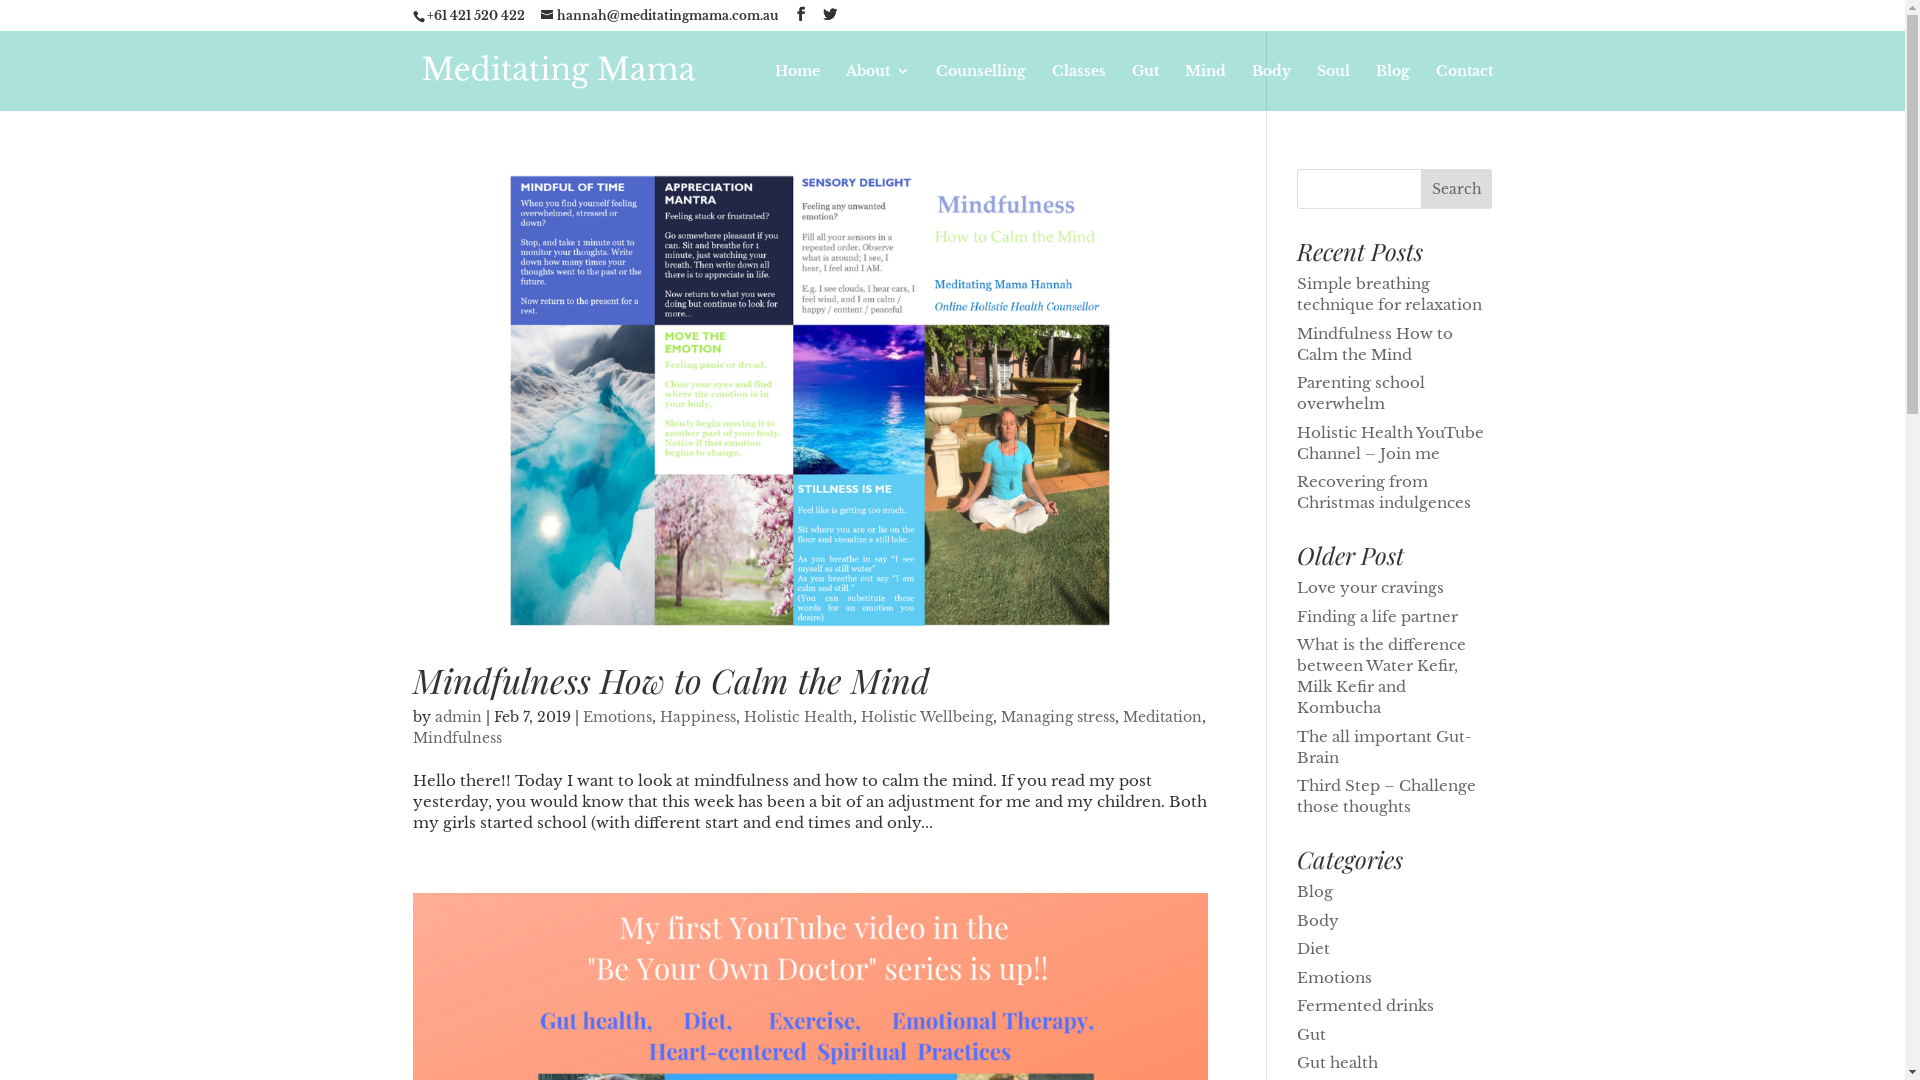  Describe the element at coordinates (1375, 86) in the screenshot. I see `'Blog'` at that location.